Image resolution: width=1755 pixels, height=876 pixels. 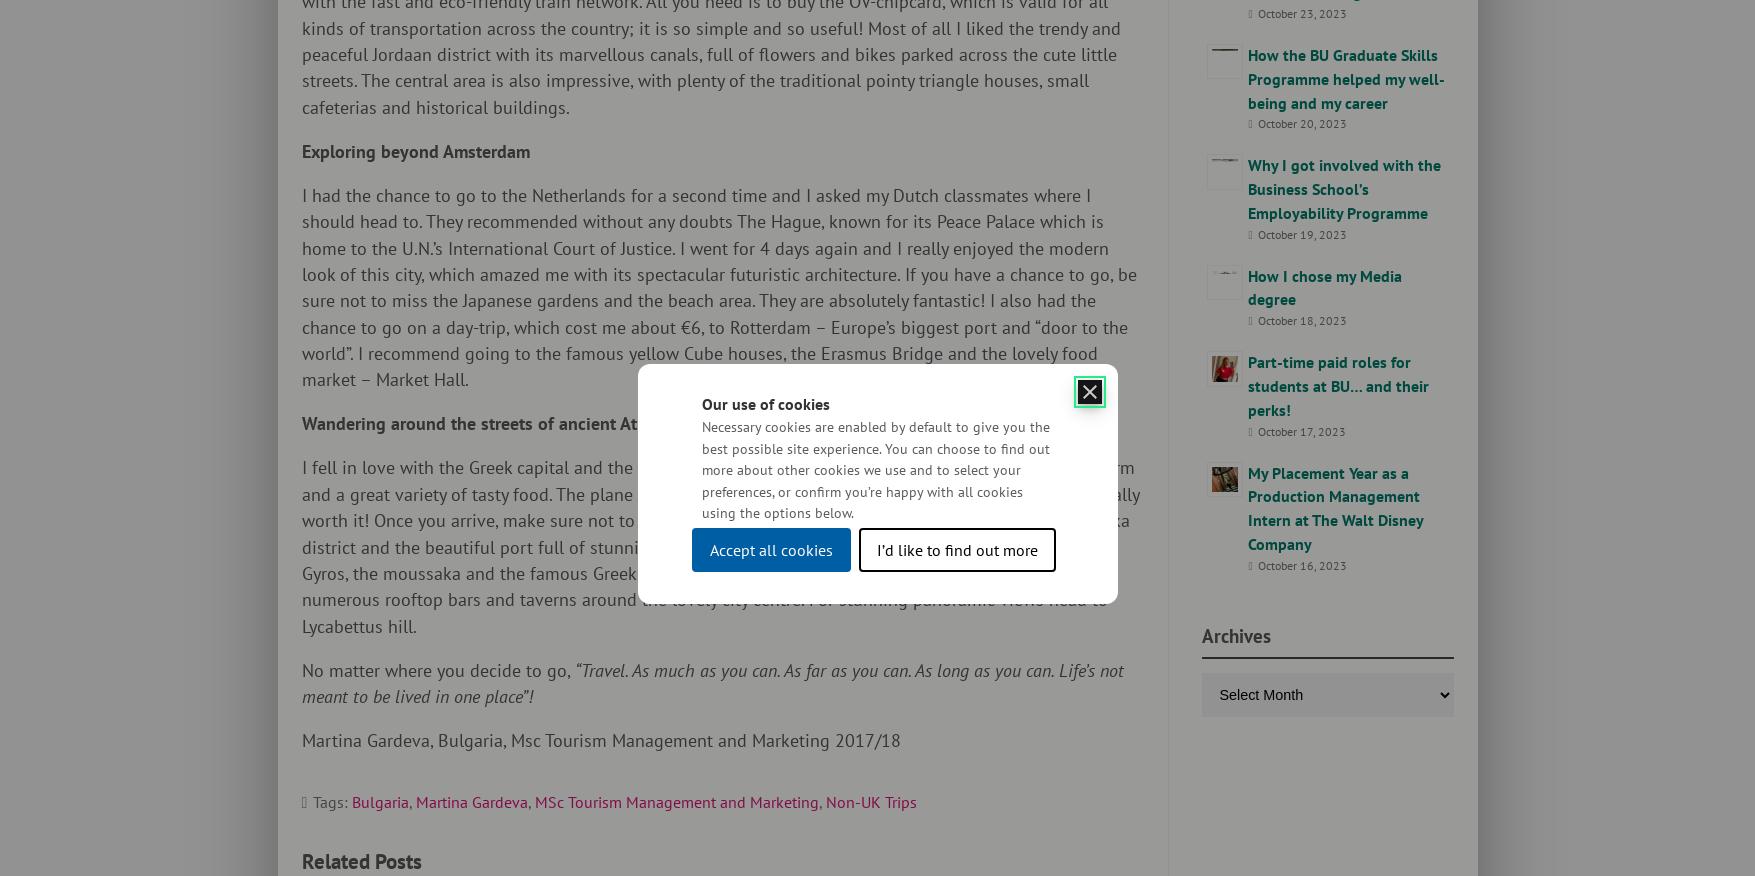 What do you see at coordinates (1337, 385) in the screenshot?
I see `'Part-time paid roles for students at BU… and their perks!'` at bounding box center [1337, 385].